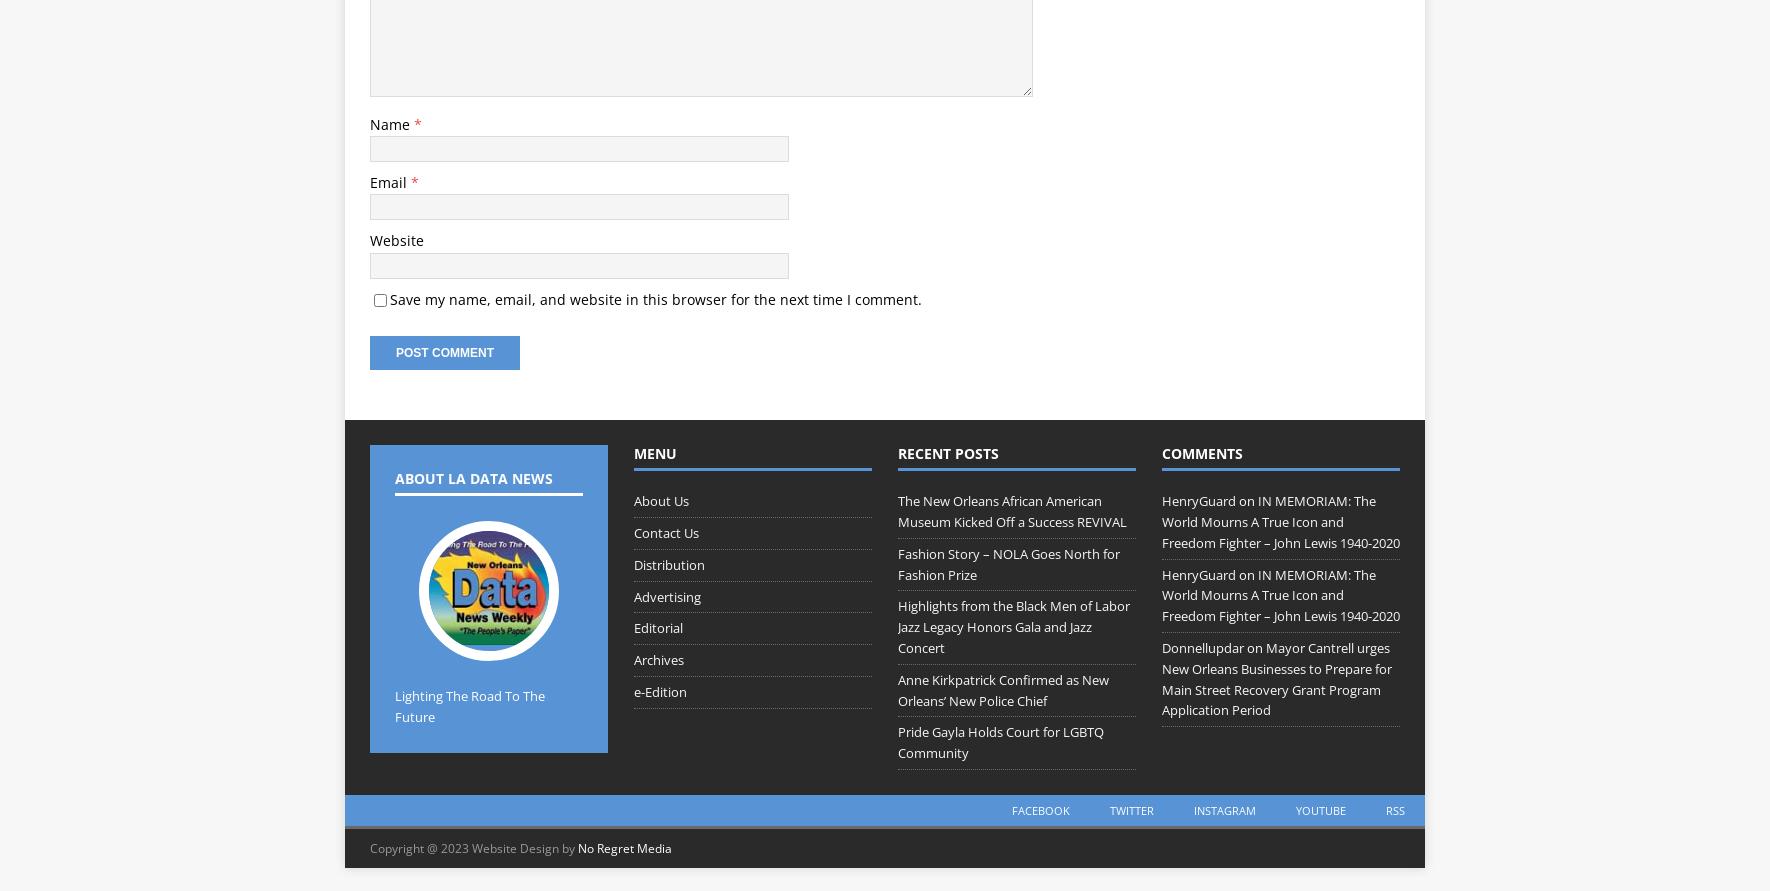 The height and width of the screenshot is (891, 1770). I want to click on 'Email', so click(389, 181).